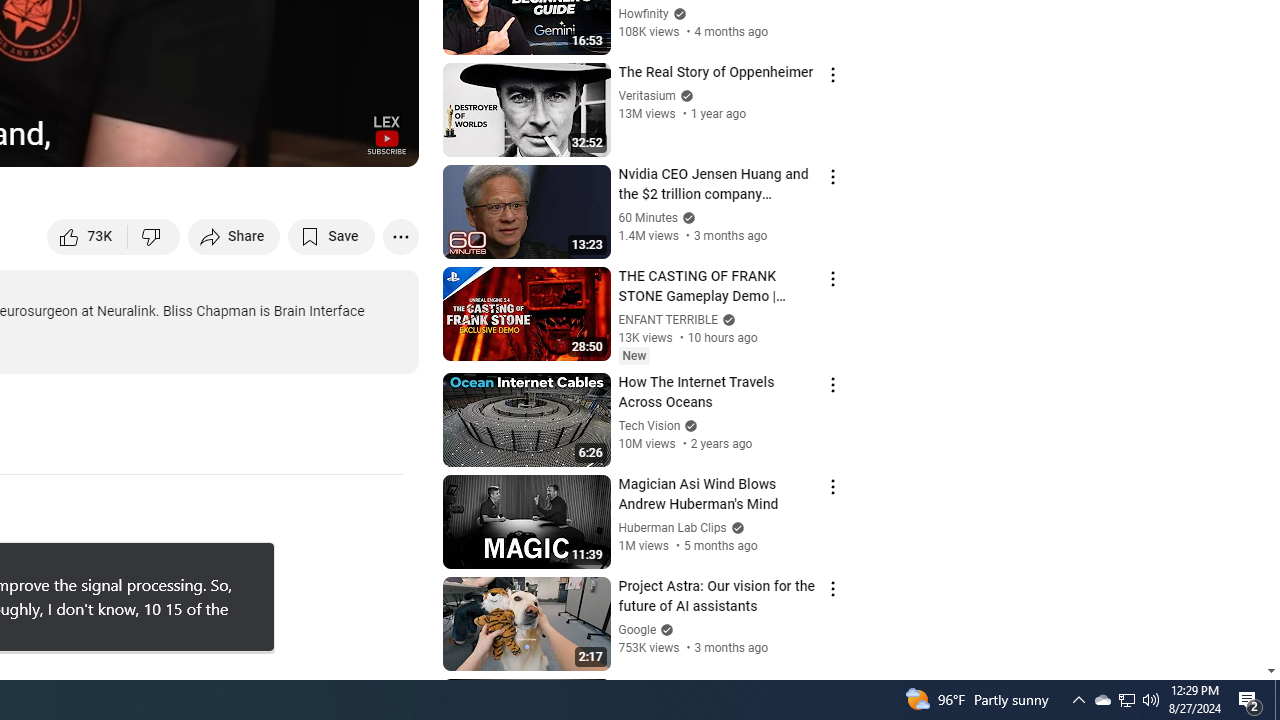  What do you see at coordinates (153, 235) in the screenshot?
I see `'Dislike this video'` at bounding box center [153, 235].